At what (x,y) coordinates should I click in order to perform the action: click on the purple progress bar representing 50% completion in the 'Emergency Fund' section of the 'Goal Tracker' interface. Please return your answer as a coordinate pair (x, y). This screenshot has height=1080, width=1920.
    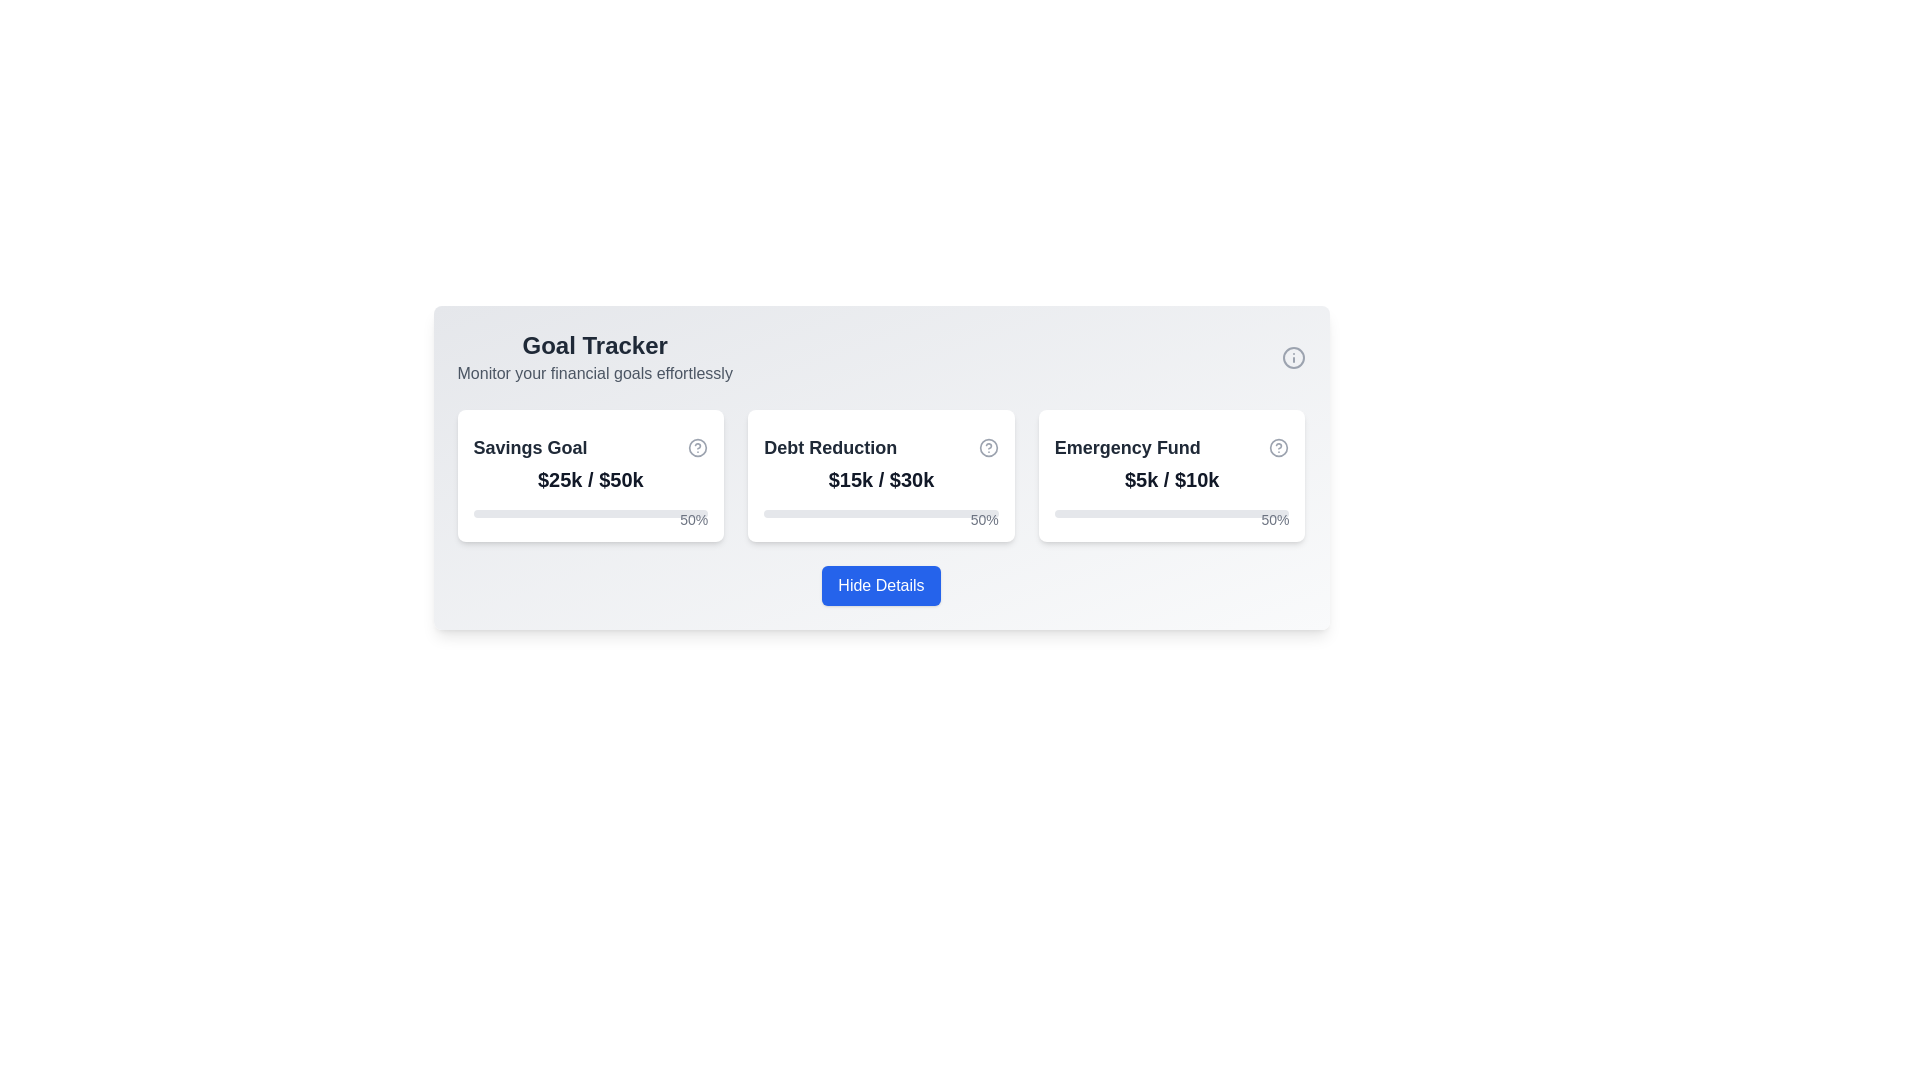
    Looking at the image, I should click on (1112, 512).